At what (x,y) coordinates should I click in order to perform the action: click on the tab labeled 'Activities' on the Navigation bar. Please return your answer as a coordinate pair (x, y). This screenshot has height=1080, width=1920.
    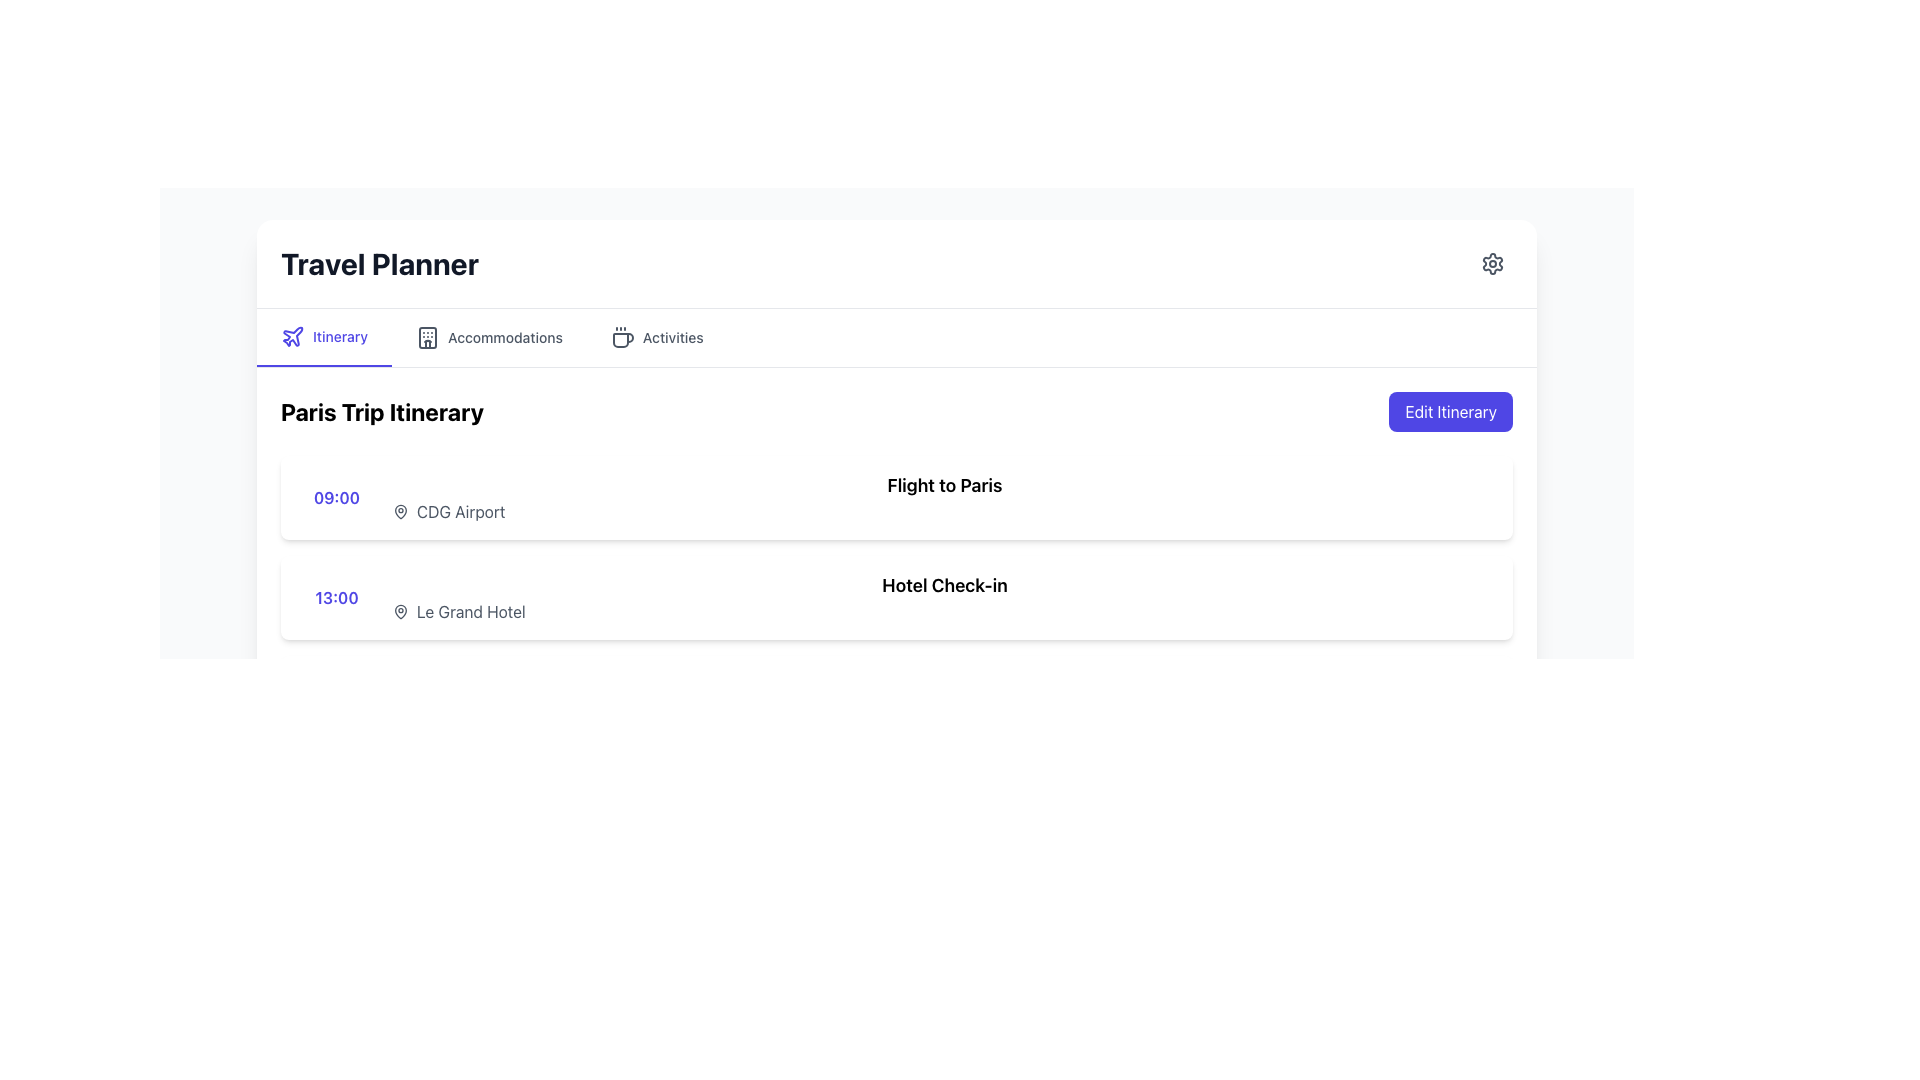
    Looking at the image, I should click on (896, 337).